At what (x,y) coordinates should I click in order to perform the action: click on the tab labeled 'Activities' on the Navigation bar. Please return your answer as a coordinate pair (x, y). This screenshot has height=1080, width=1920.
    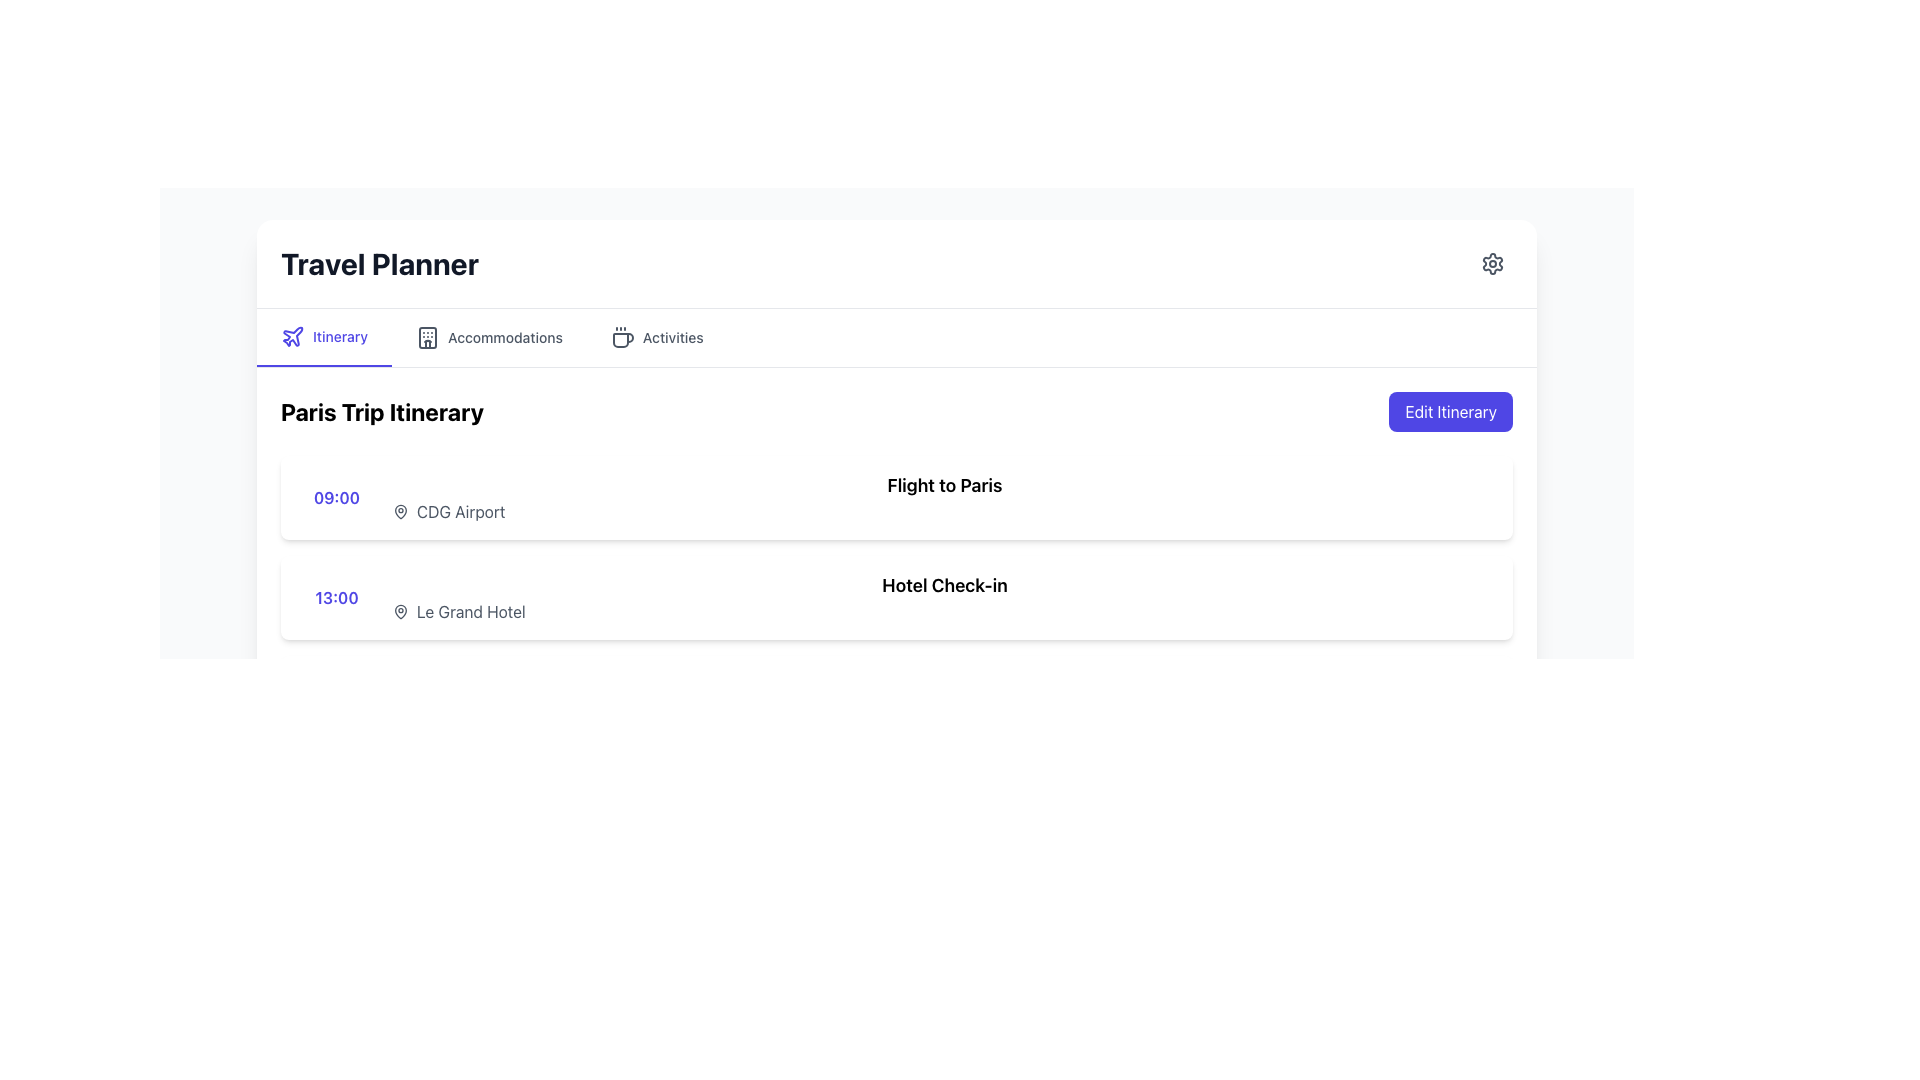
    Looking at the image, I should click on (896, 337).